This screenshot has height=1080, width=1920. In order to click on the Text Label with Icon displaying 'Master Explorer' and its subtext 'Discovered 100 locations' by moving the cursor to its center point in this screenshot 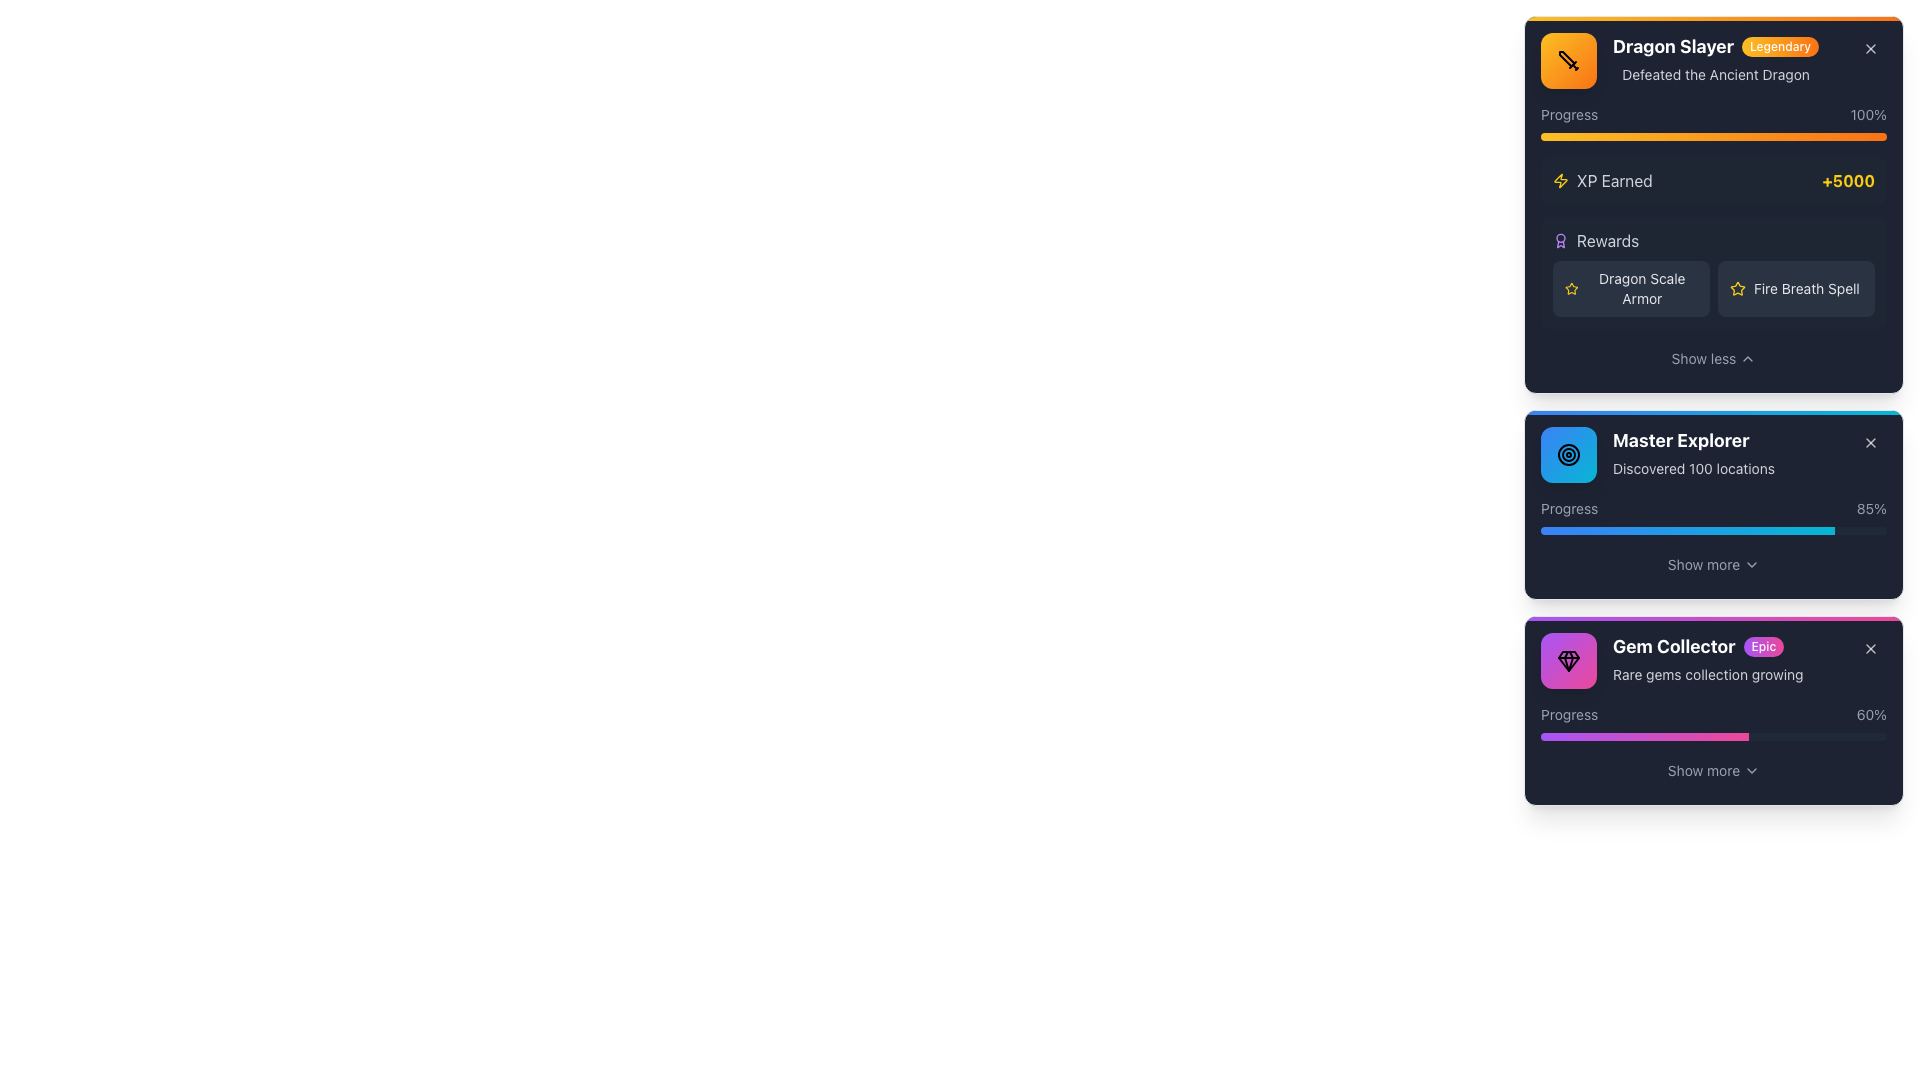, I will do `click(1657, 455)`.